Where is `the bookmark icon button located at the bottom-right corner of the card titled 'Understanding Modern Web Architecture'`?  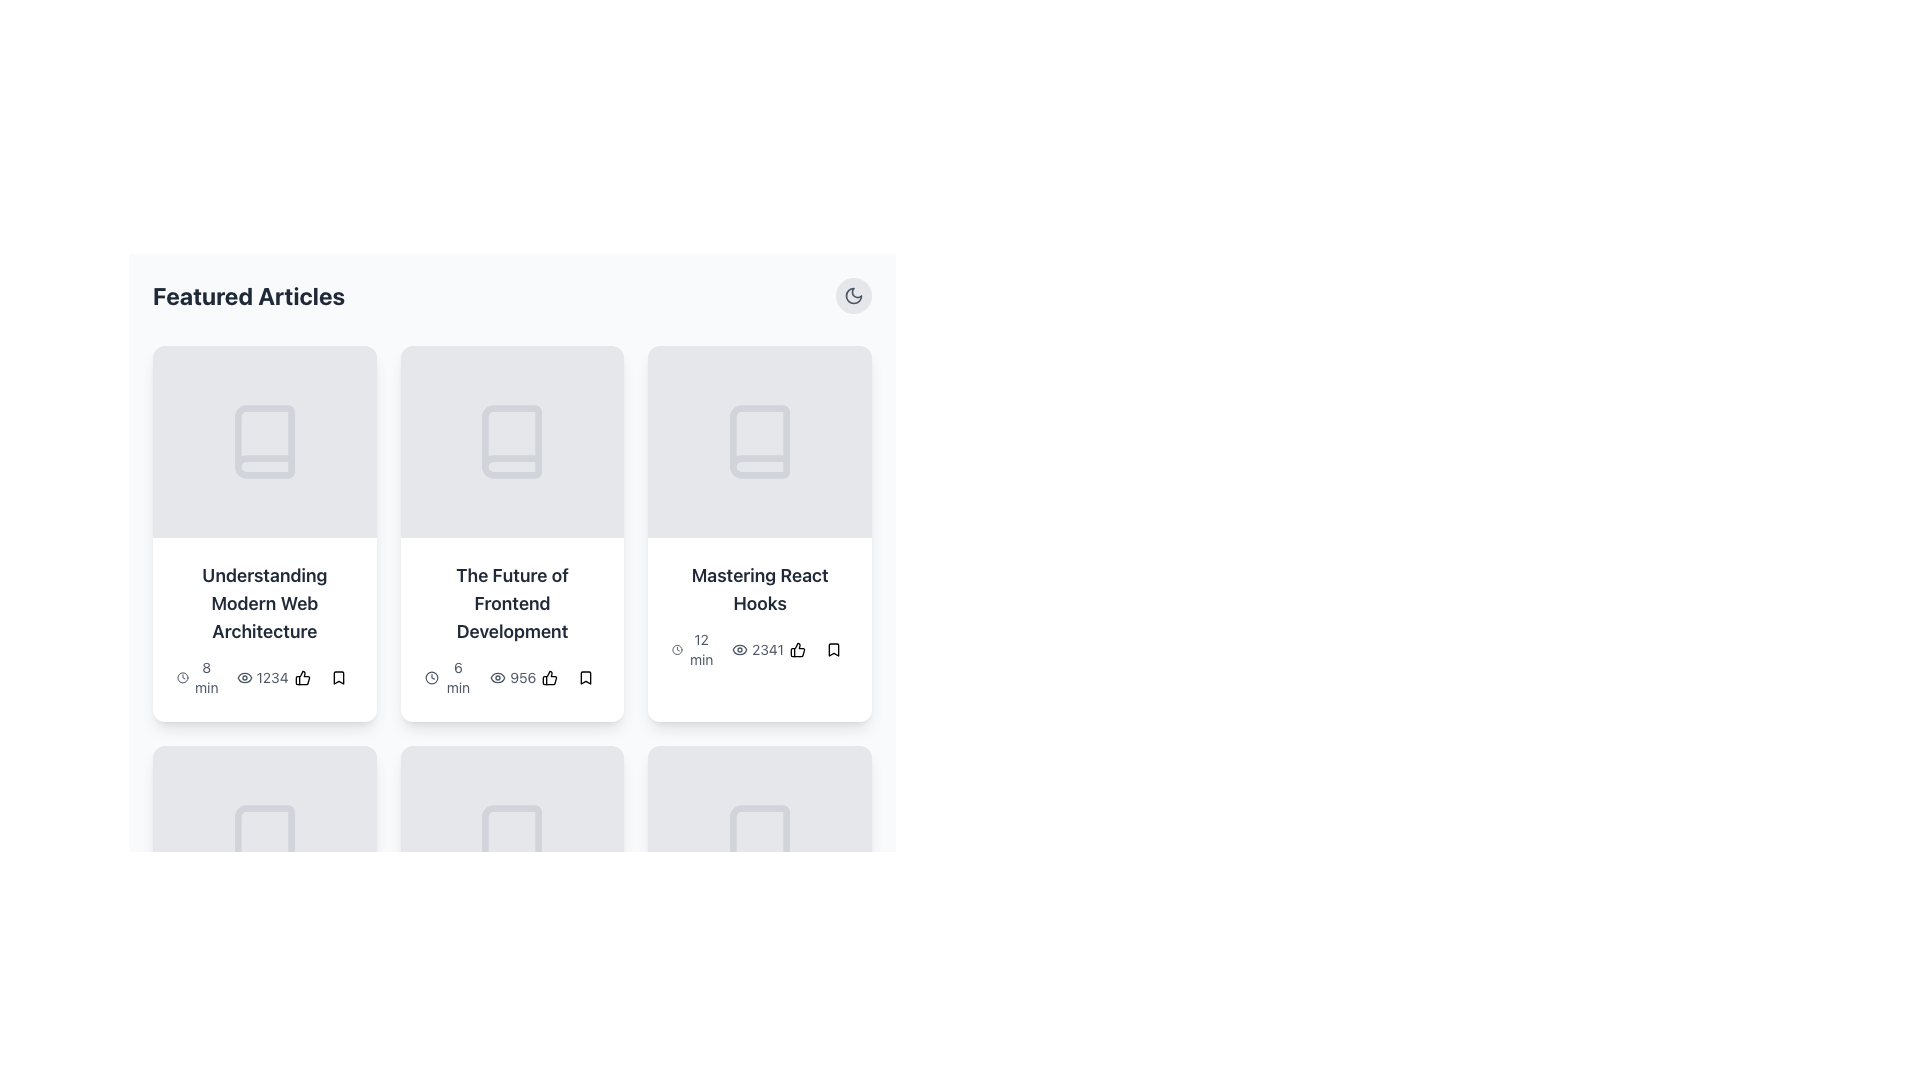 the bookmark icon button located at the bottom-right corner of the card titled 'Understanding Modern Web Architecture' is located at coordinates (338, 677).